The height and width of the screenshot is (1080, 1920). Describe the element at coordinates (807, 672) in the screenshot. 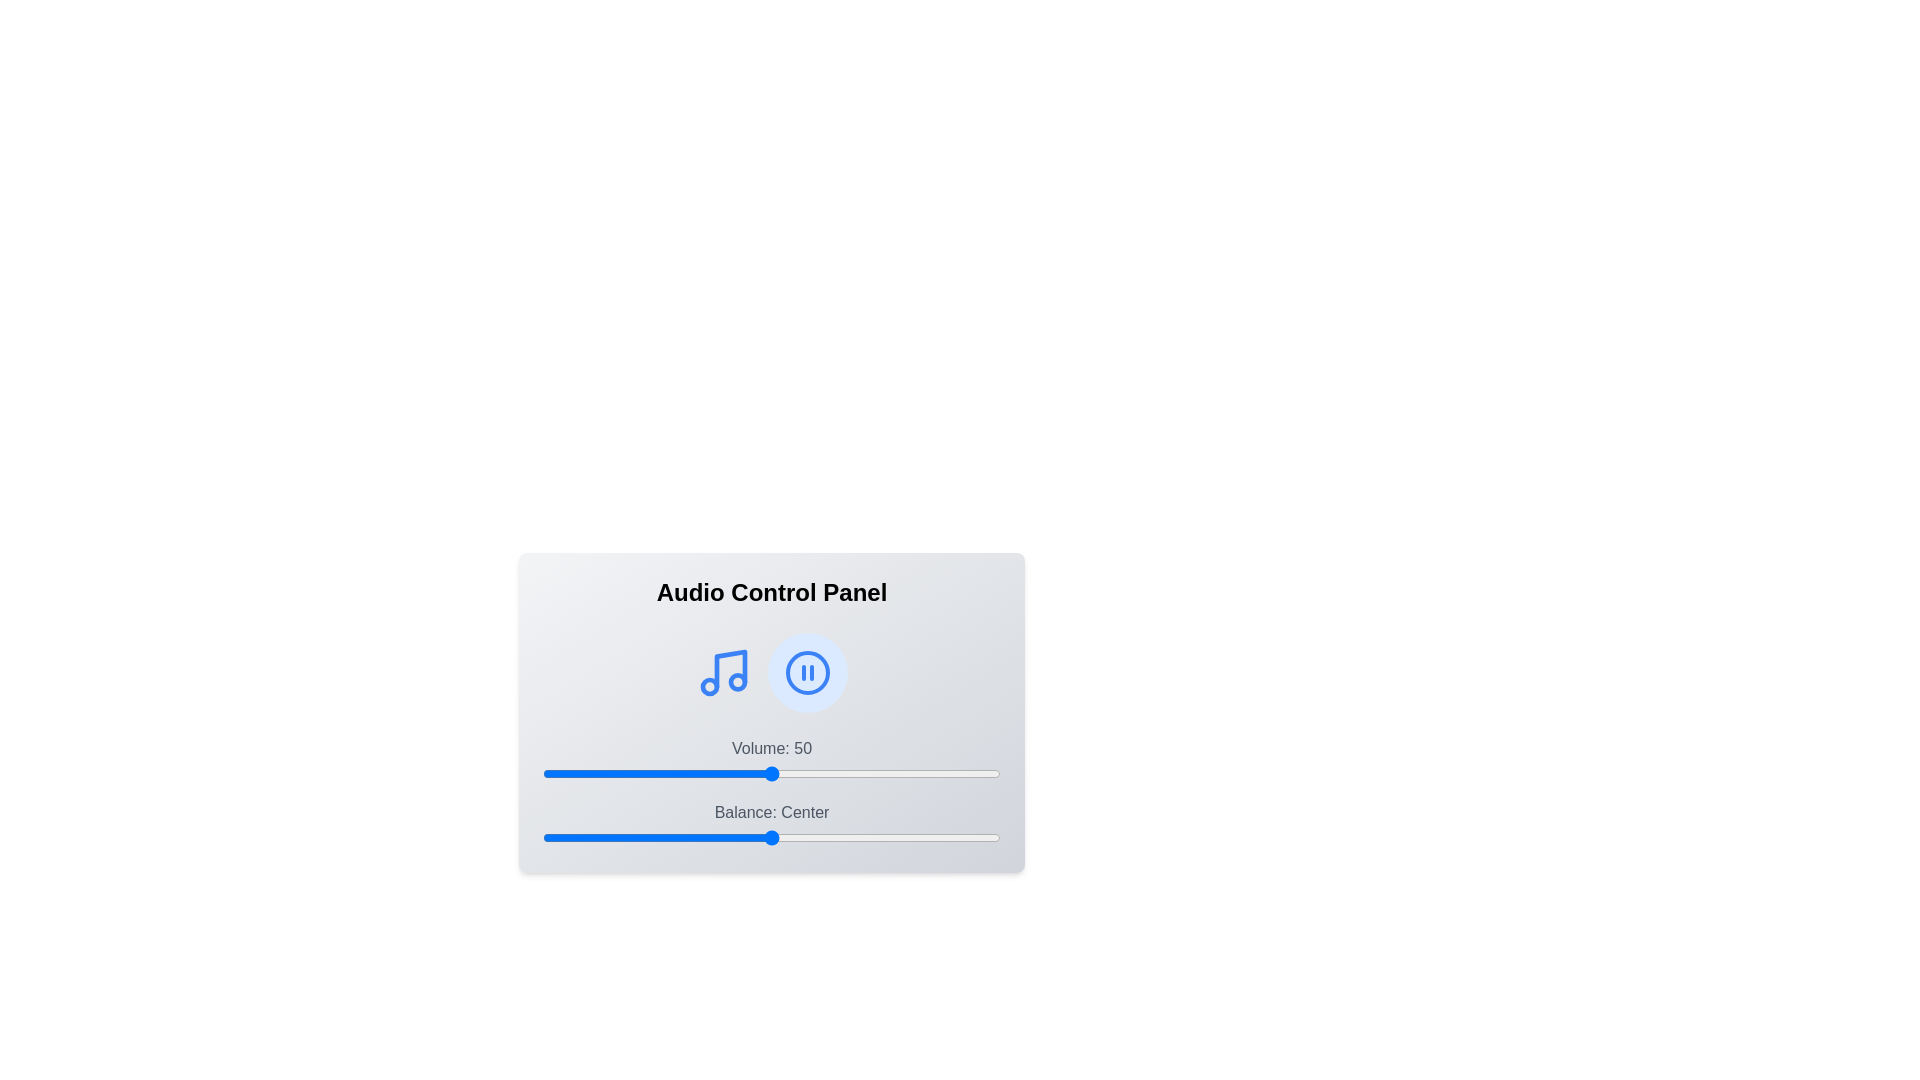

I see `the pause button located` at that location.